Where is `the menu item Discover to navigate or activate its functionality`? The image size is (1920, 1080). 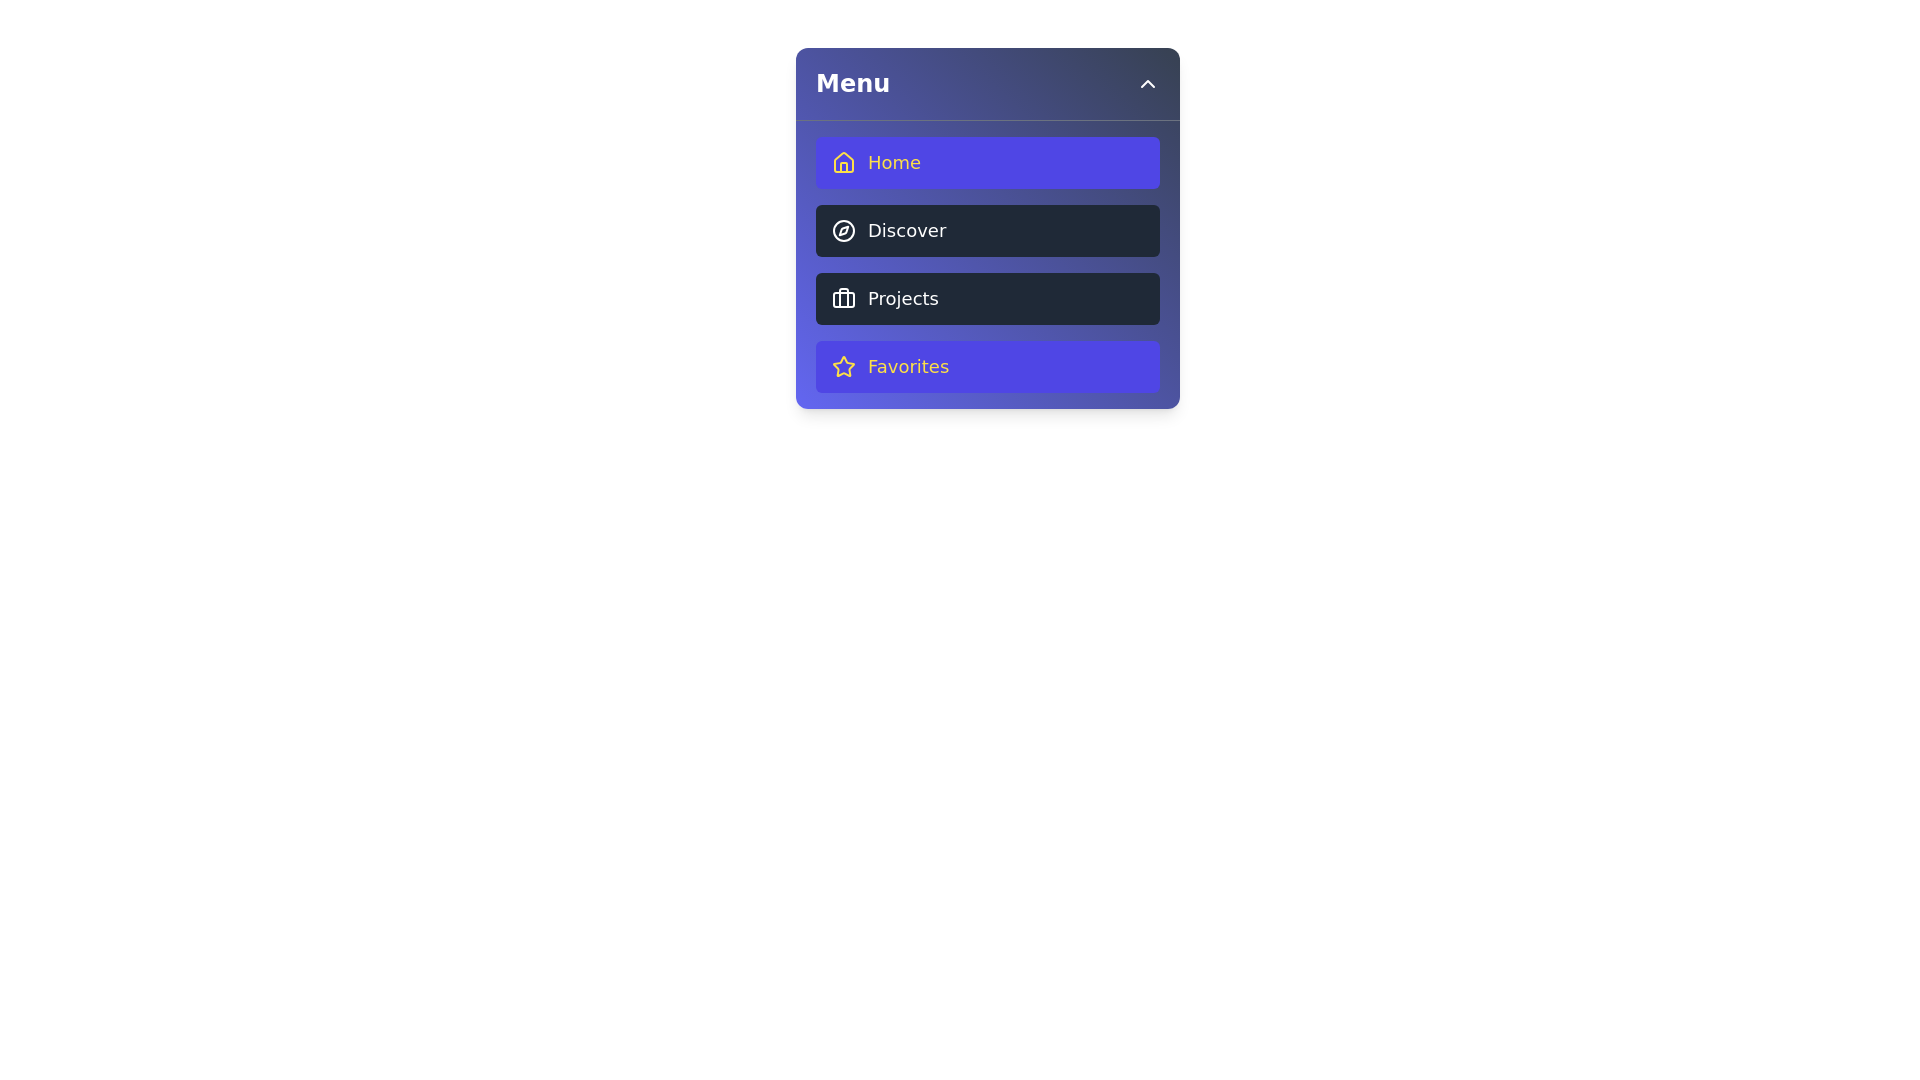 the menu item Discover to navigate or activate its functionality is located at coordinates (988, 230).